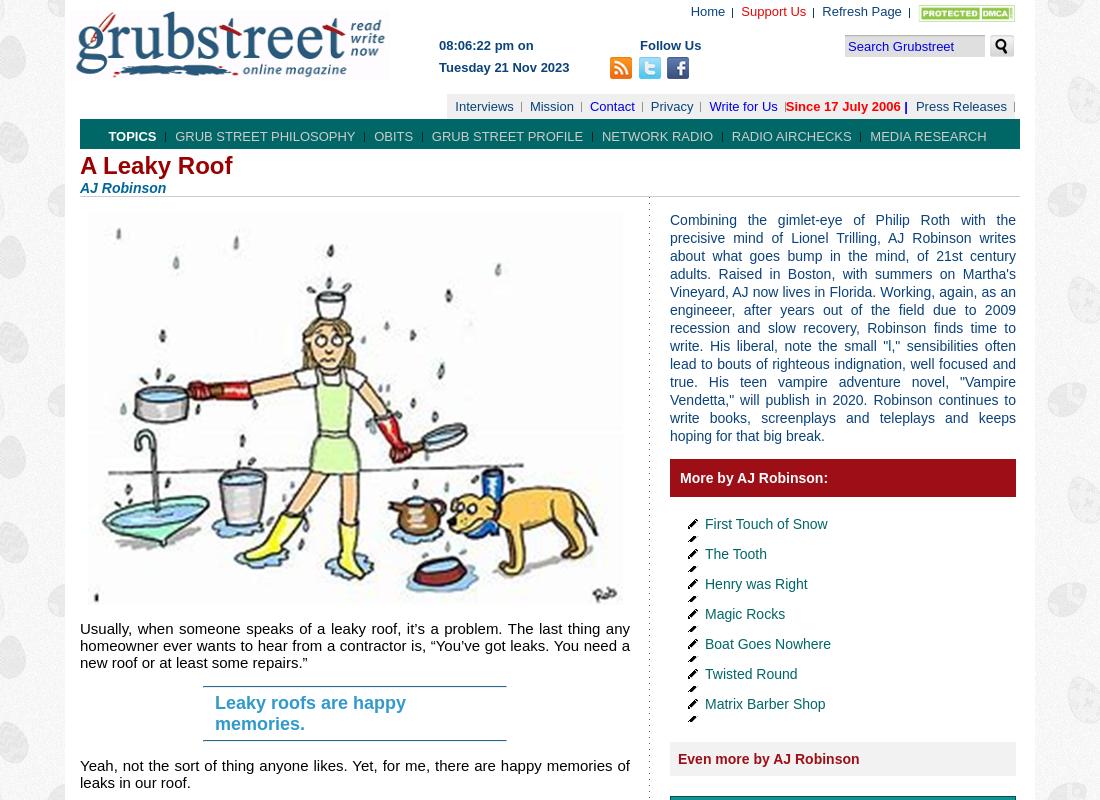 The height and width of the screenshot is (800, 1100). What do you see at coordinates (484, 105) in the screenshot?
I see `'Interviews'` at bounding box center [484, 105].